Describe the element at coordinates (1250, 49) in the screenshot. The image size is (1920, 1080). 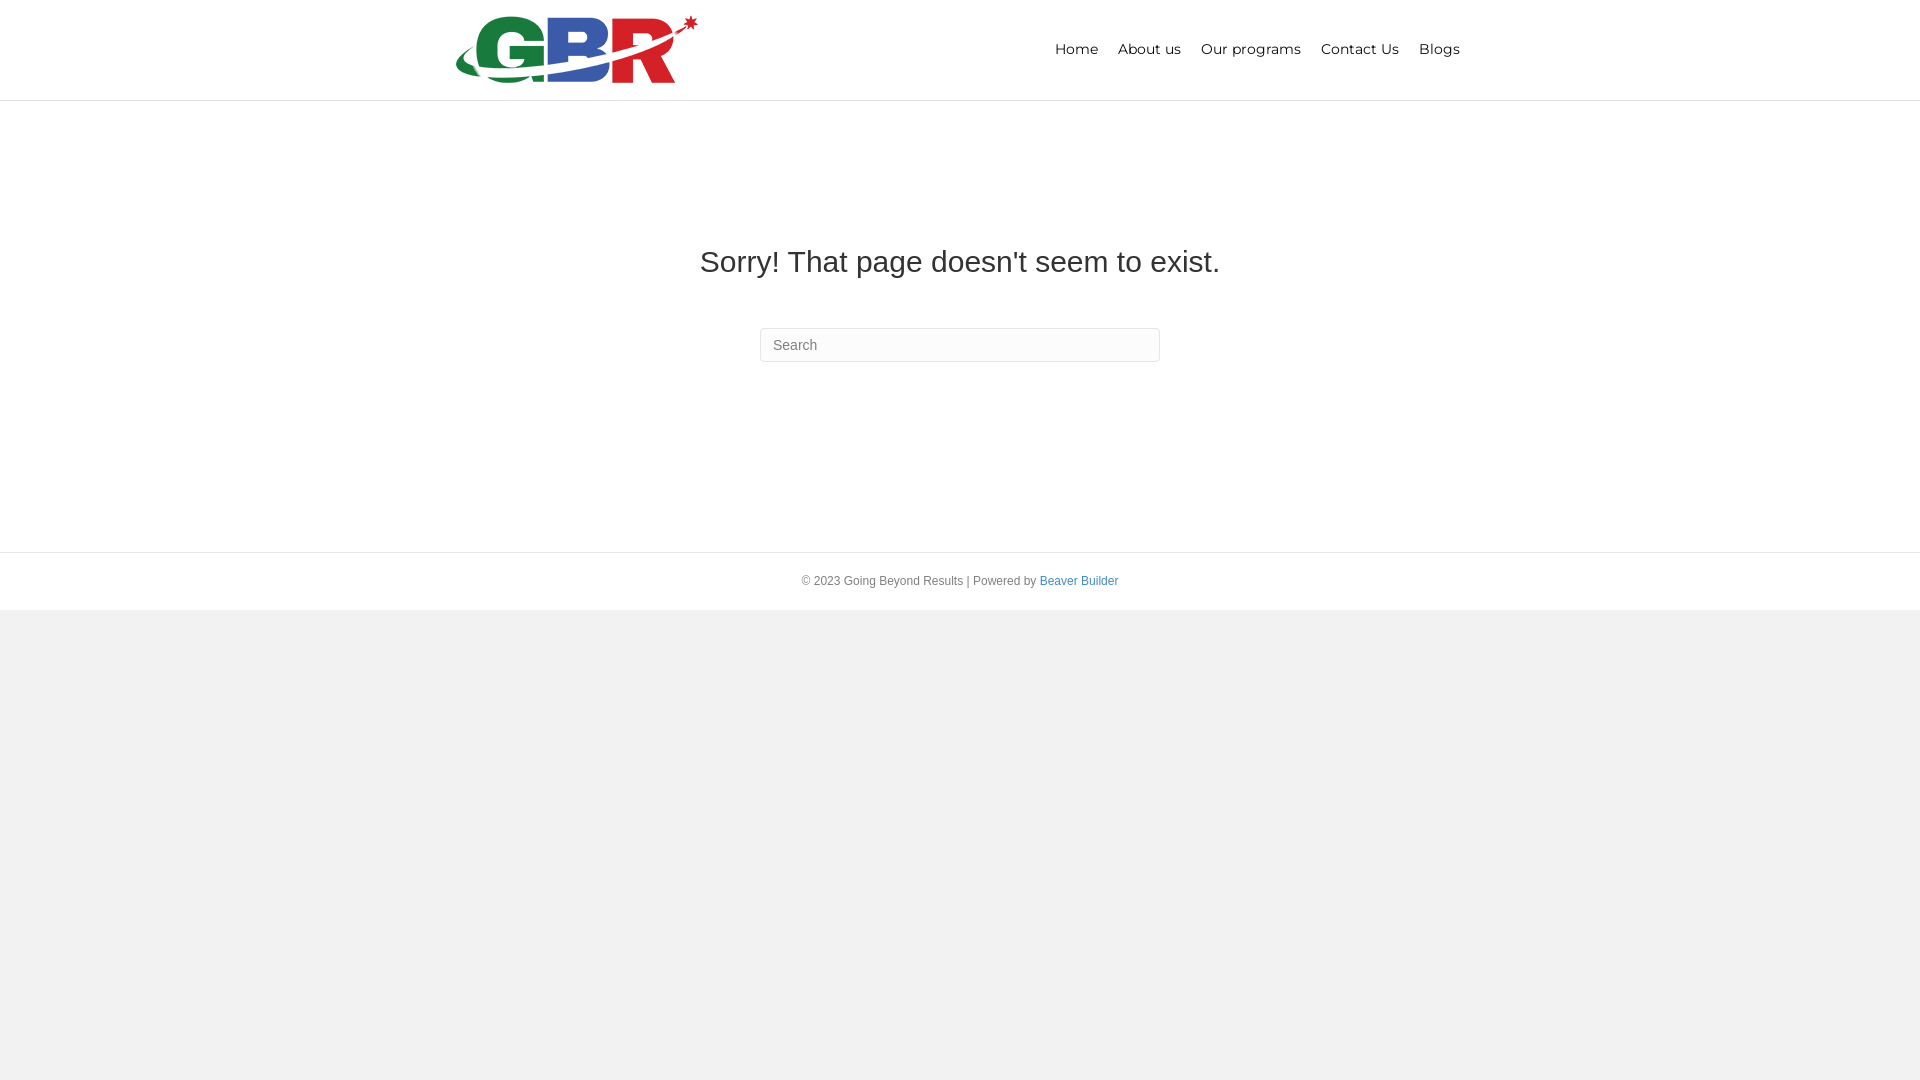
I see `'Our programs'` at that location.